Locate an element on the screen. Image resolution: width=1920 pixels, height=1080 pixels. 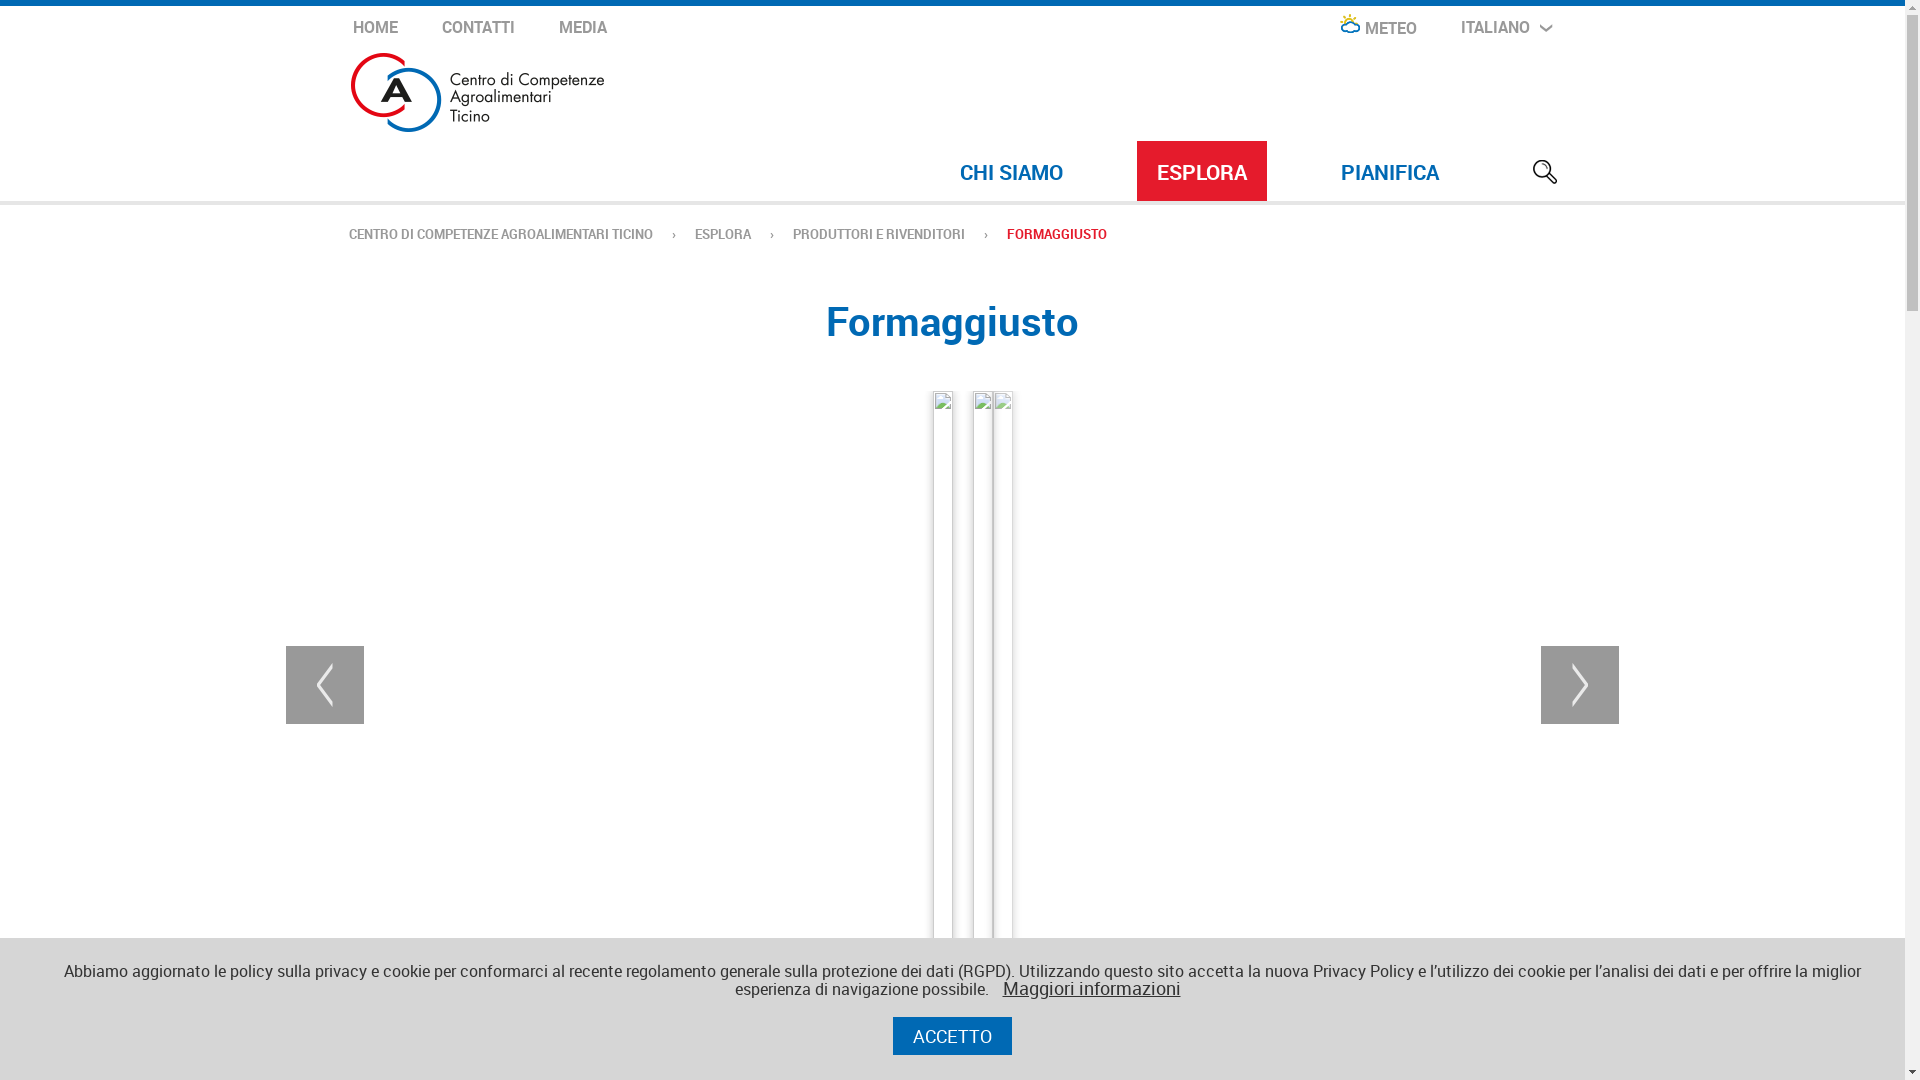
'METEO' is located at coordinates (1373, 27).